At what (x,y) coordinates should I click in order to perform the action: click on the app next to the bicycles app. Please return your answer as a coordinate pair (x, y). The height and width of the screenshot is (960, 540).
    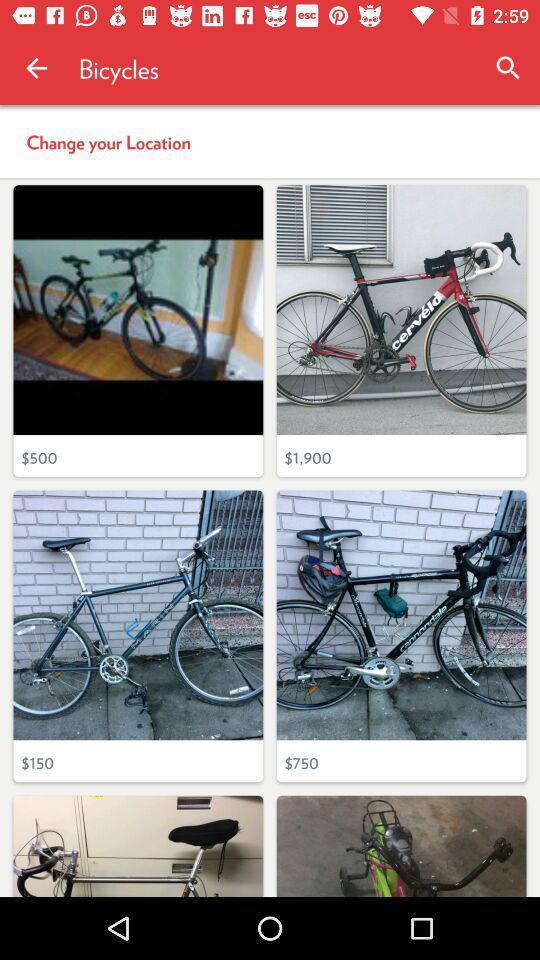
    Looking at the image, I should click on (508, 68).